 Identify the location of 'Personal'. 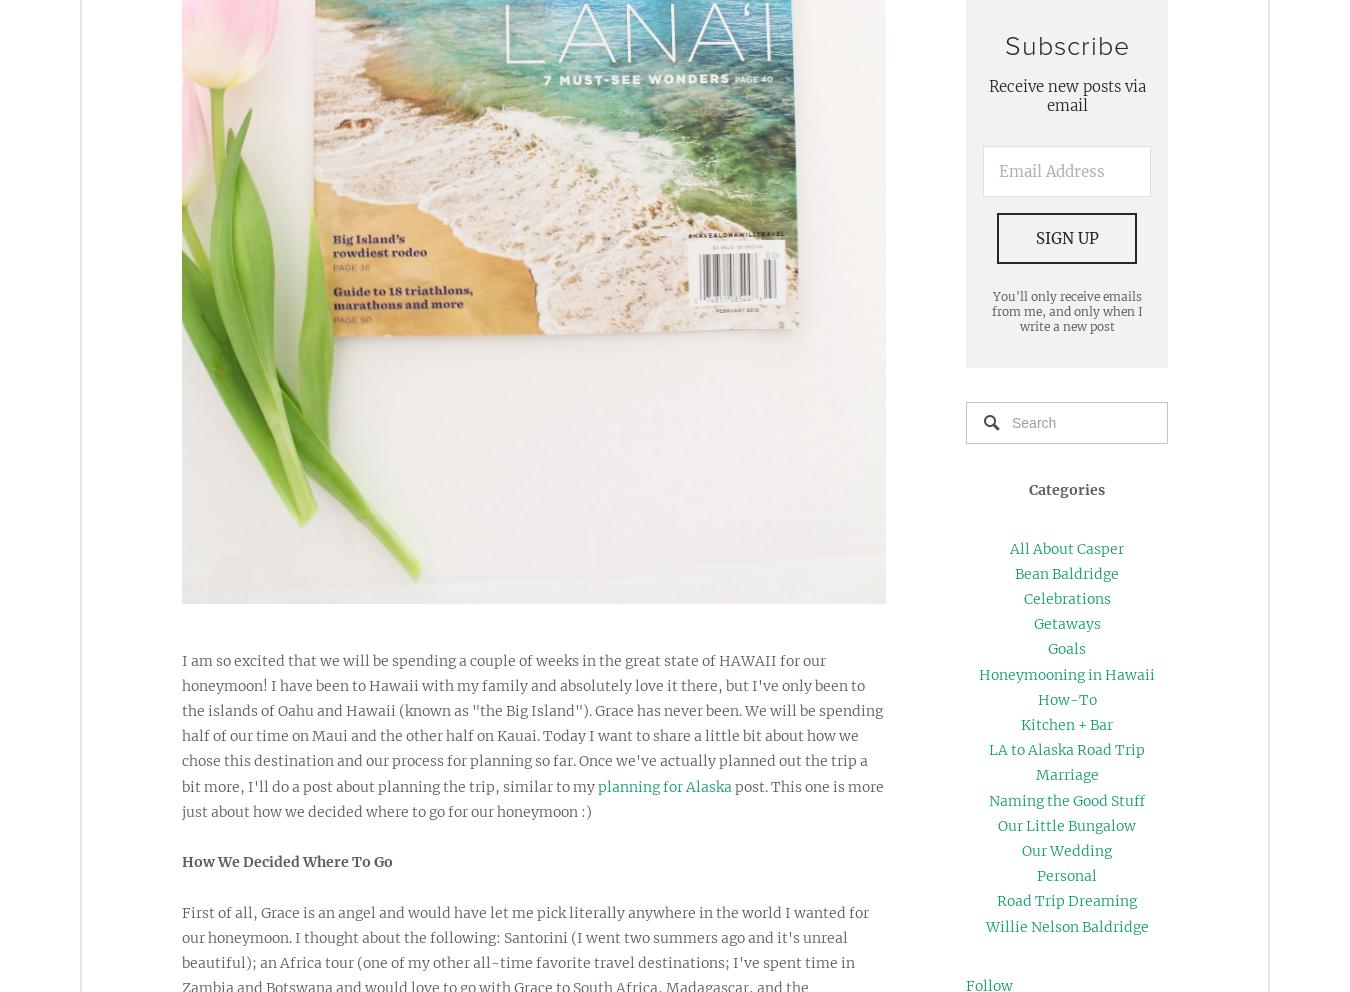
(1036, 876).